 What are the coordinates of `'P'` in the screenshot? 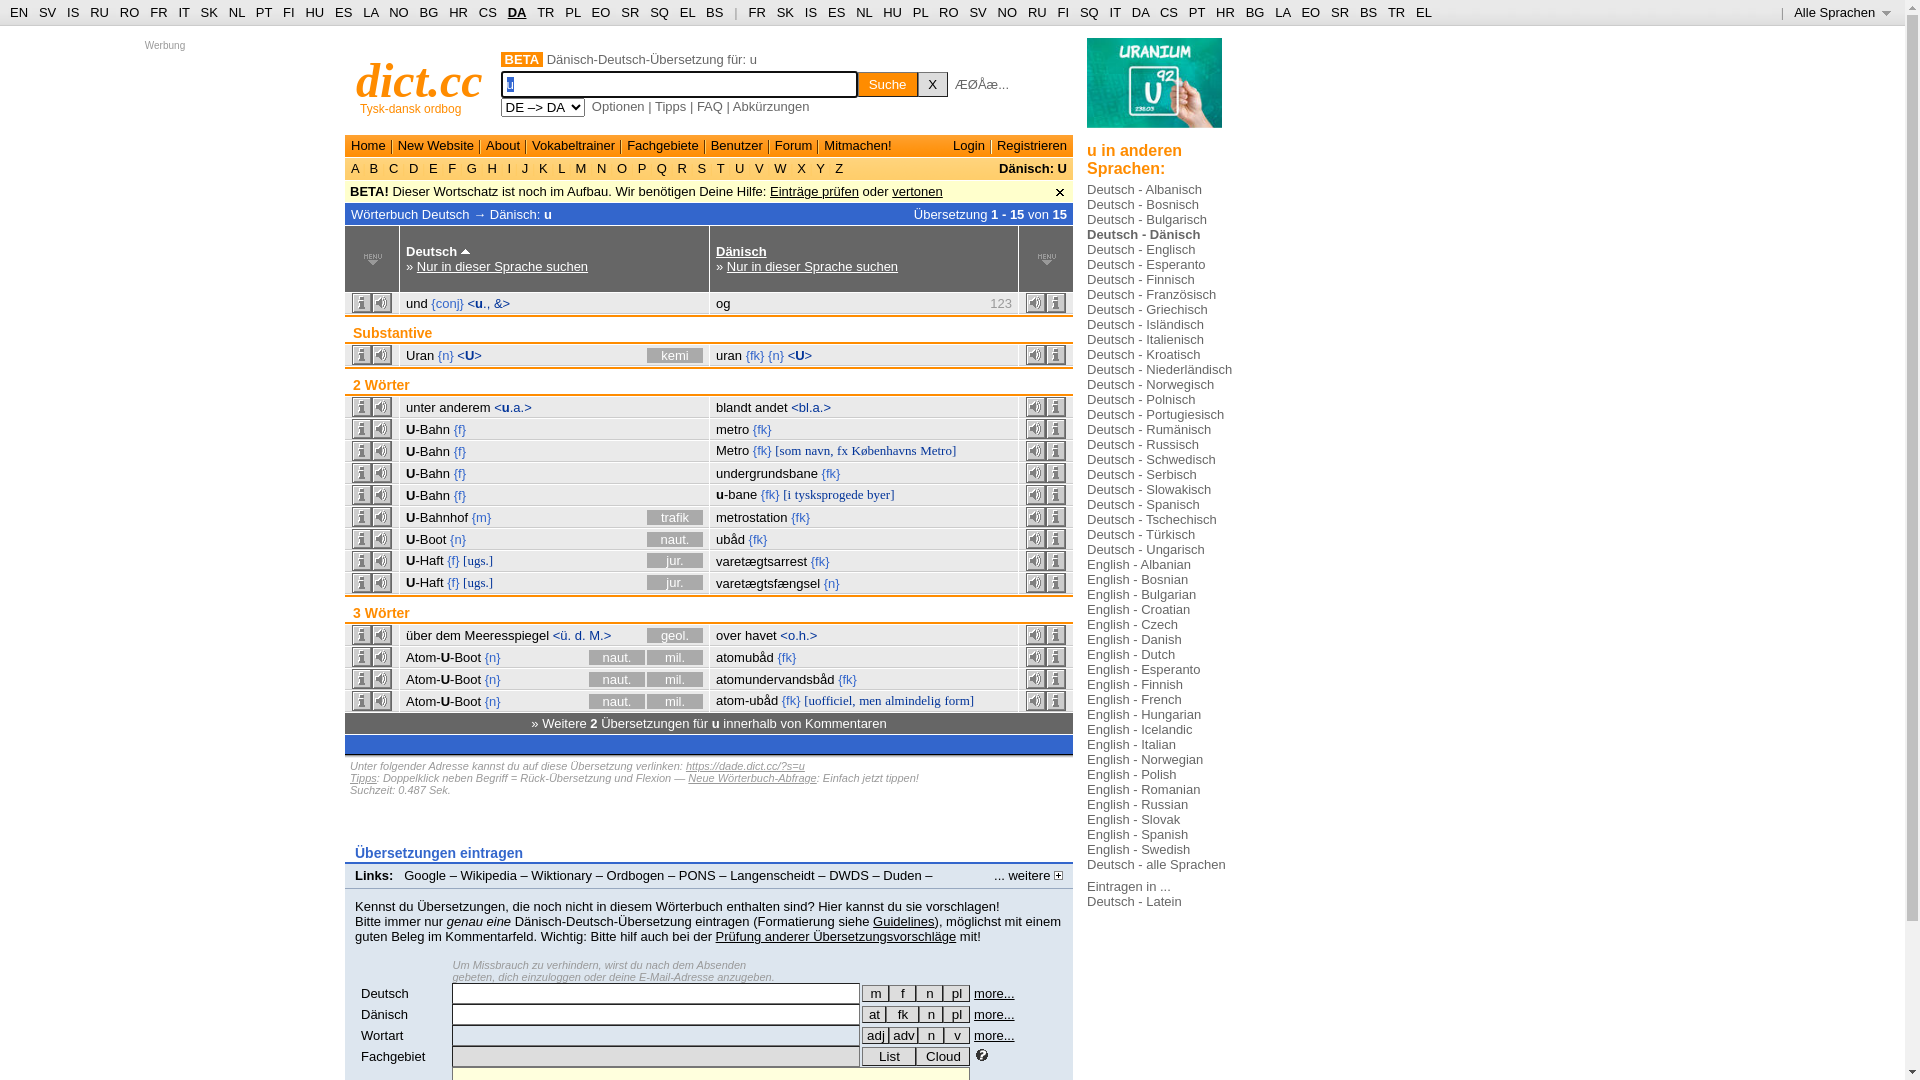 It's located at (632, 167).